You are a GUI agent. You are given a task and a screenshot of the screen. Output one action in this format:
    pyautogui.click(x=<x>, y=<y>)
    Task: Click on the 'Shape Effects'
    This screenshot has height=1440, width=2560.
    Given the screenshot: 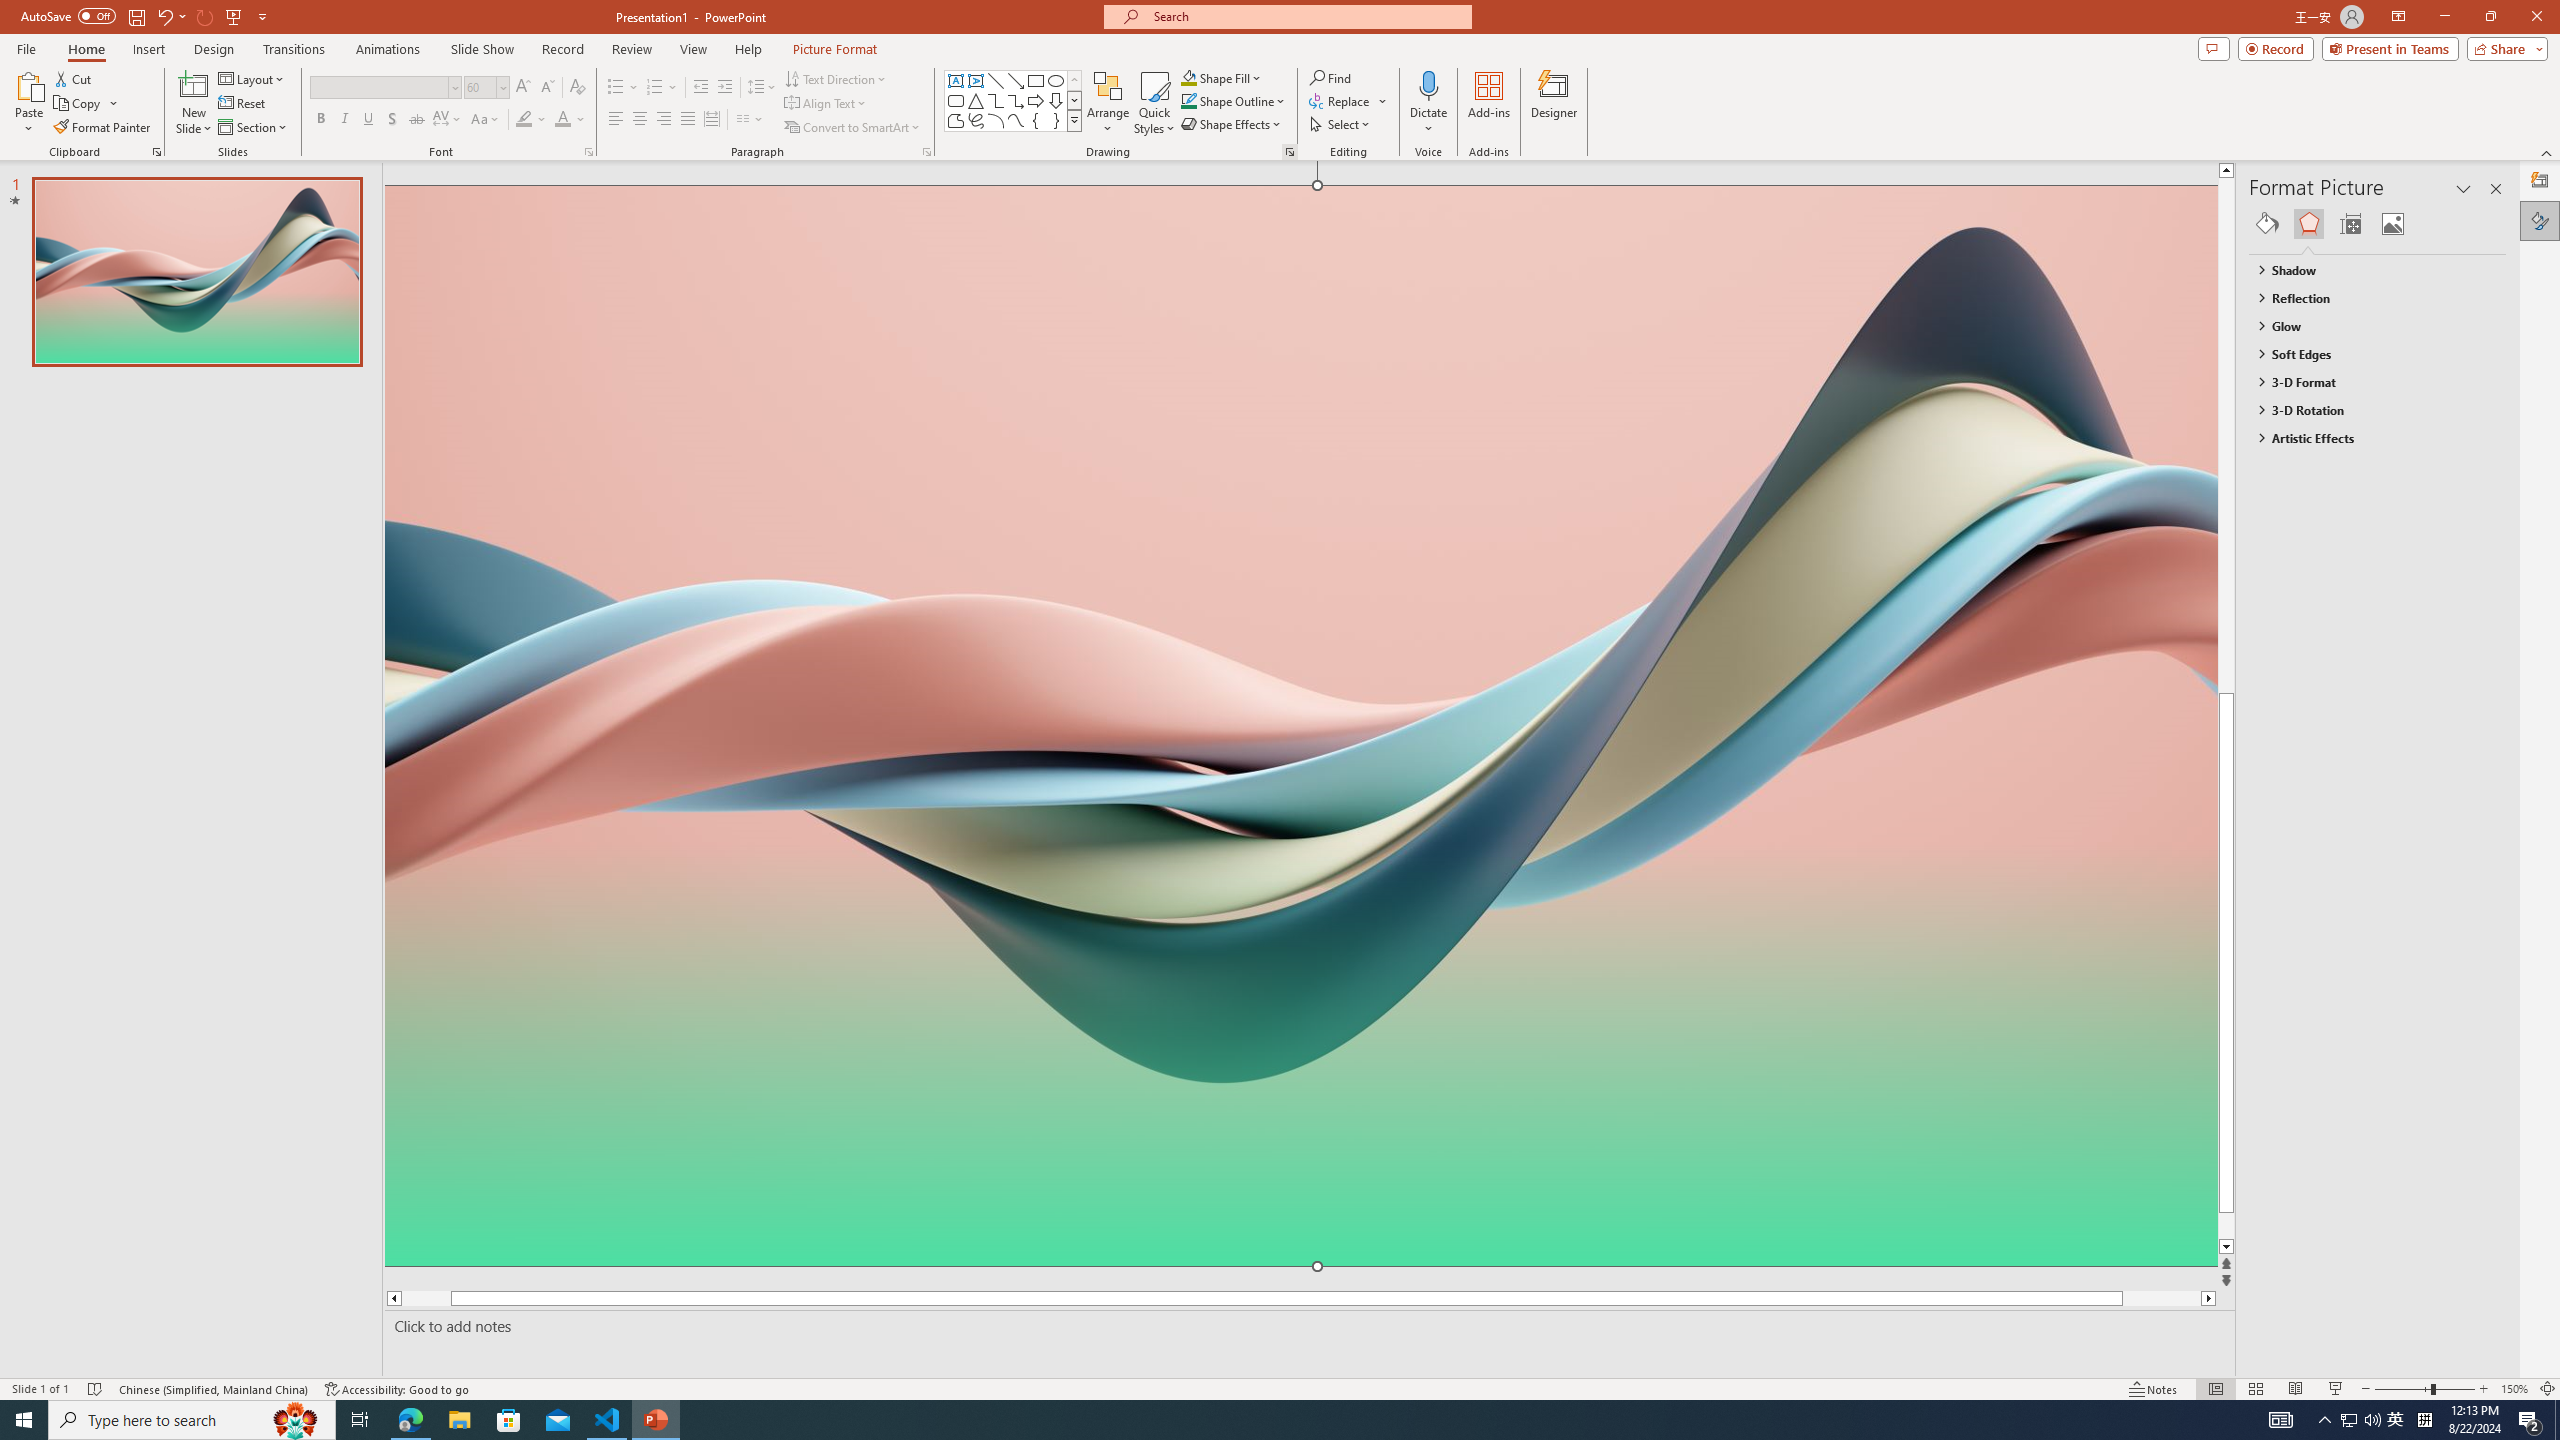 What is the action you would take?
    pyautogui.click(x=1231, y=122)
    